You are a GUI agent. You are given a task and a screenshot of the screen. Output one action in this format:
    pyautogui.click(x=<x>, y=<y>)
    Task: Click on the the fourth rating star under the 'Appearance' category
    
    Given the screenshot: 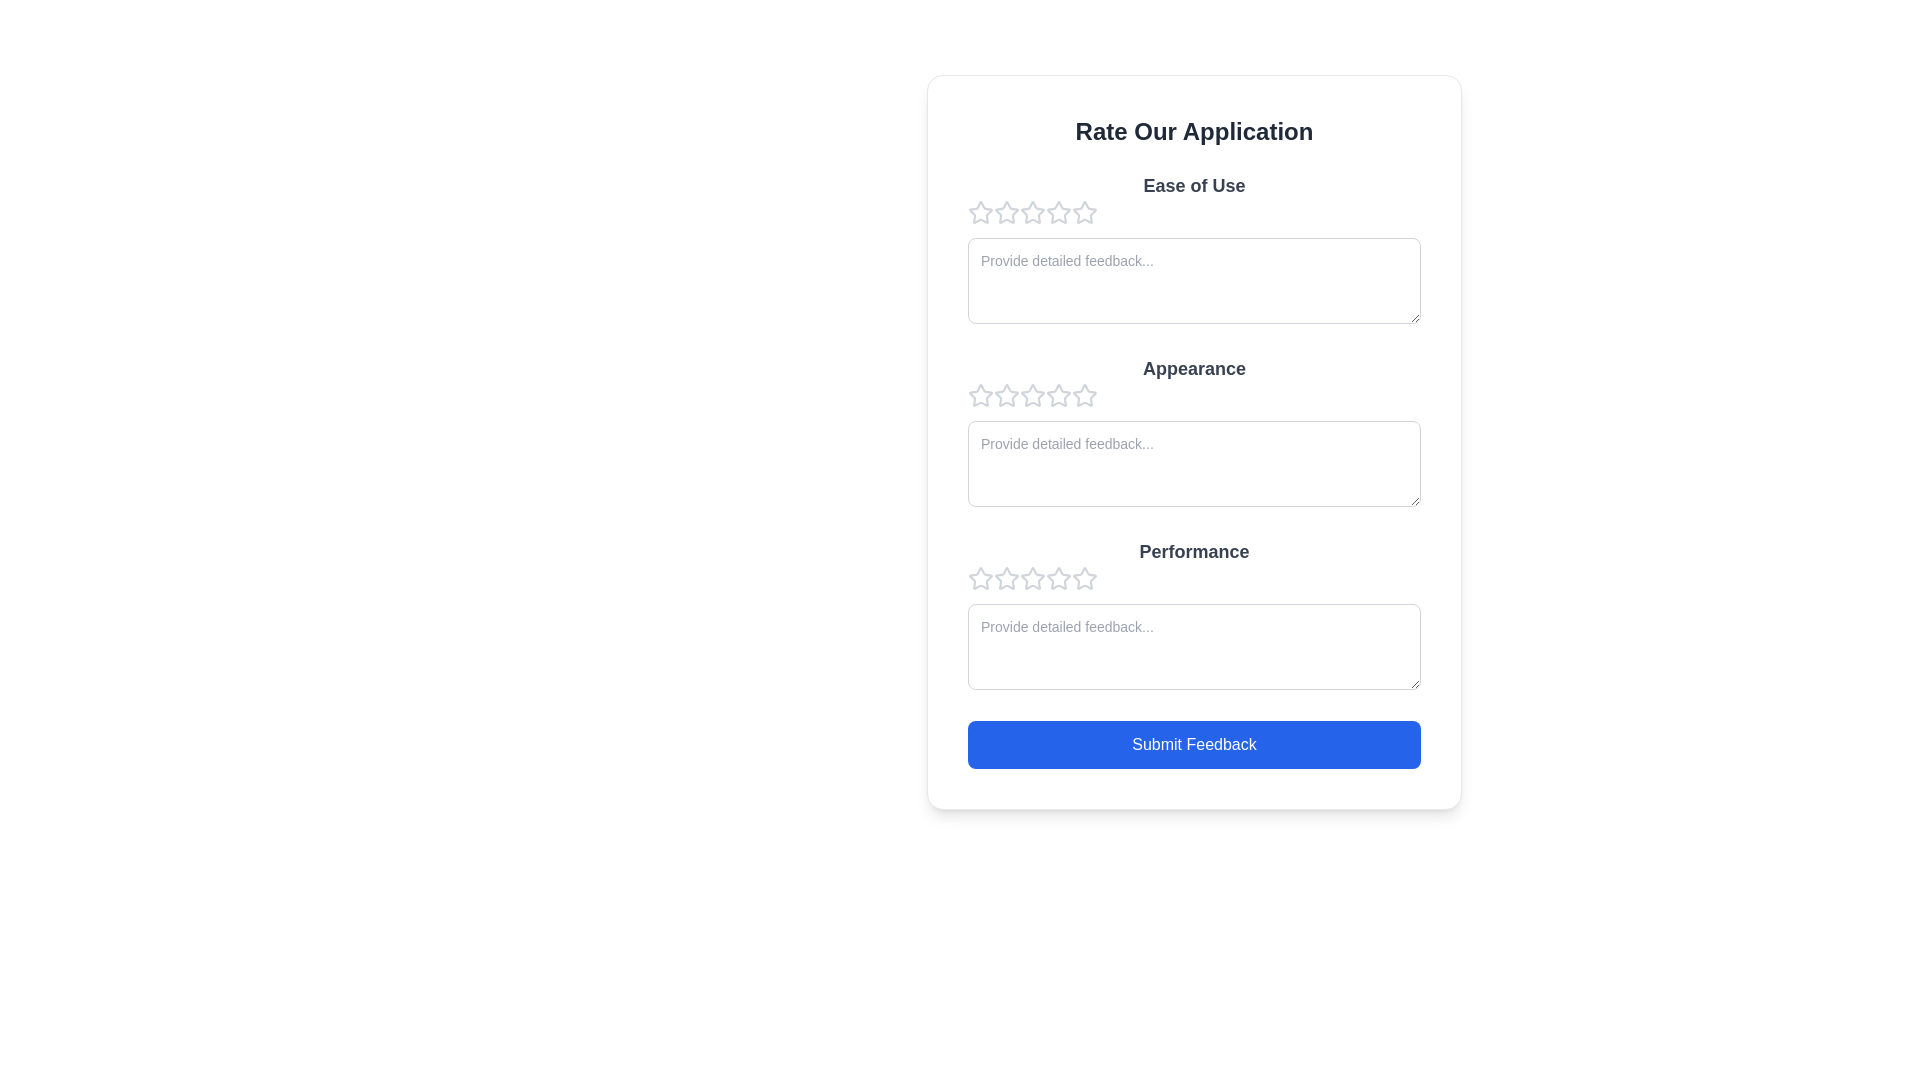 What is the action you would take?
    pyautogui.click(x=1032, y=396)
    